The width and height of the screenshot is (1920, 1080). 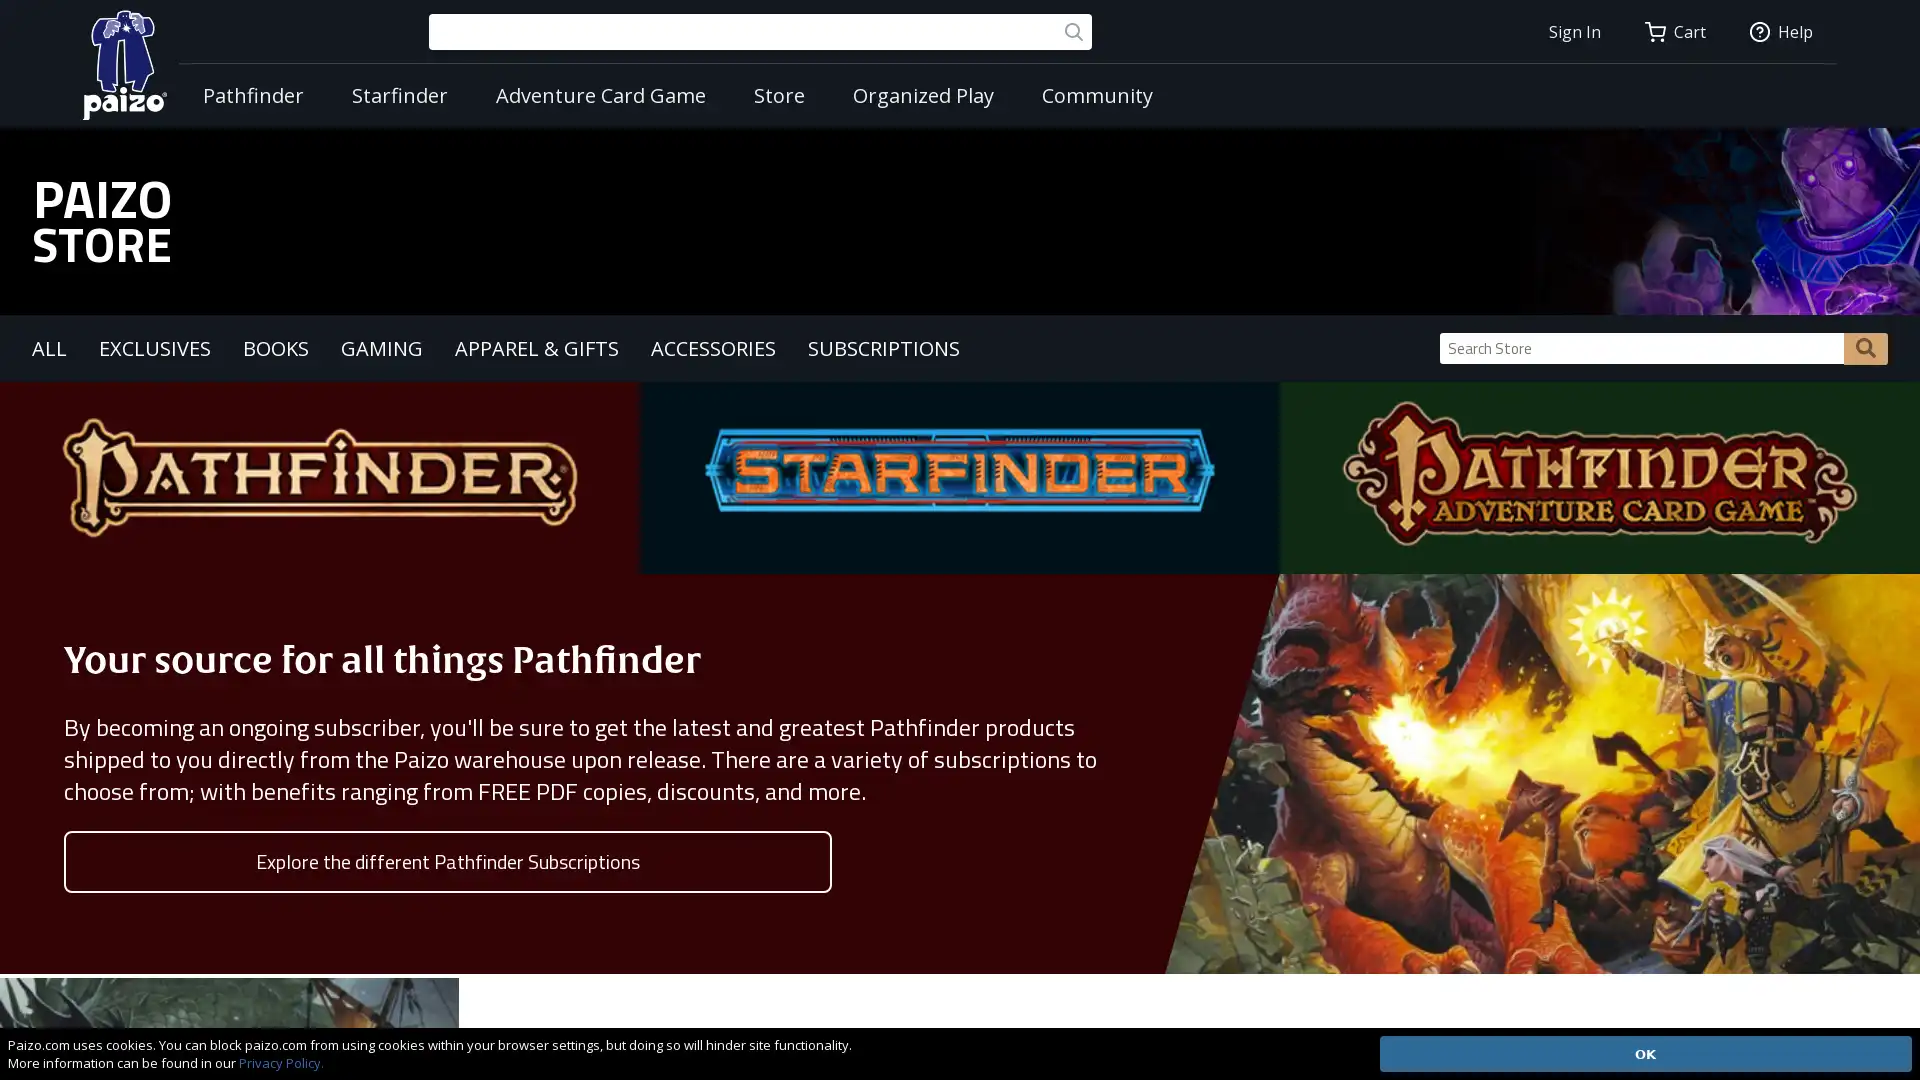 I want to click on Submit, so click(x=1865, y=346).